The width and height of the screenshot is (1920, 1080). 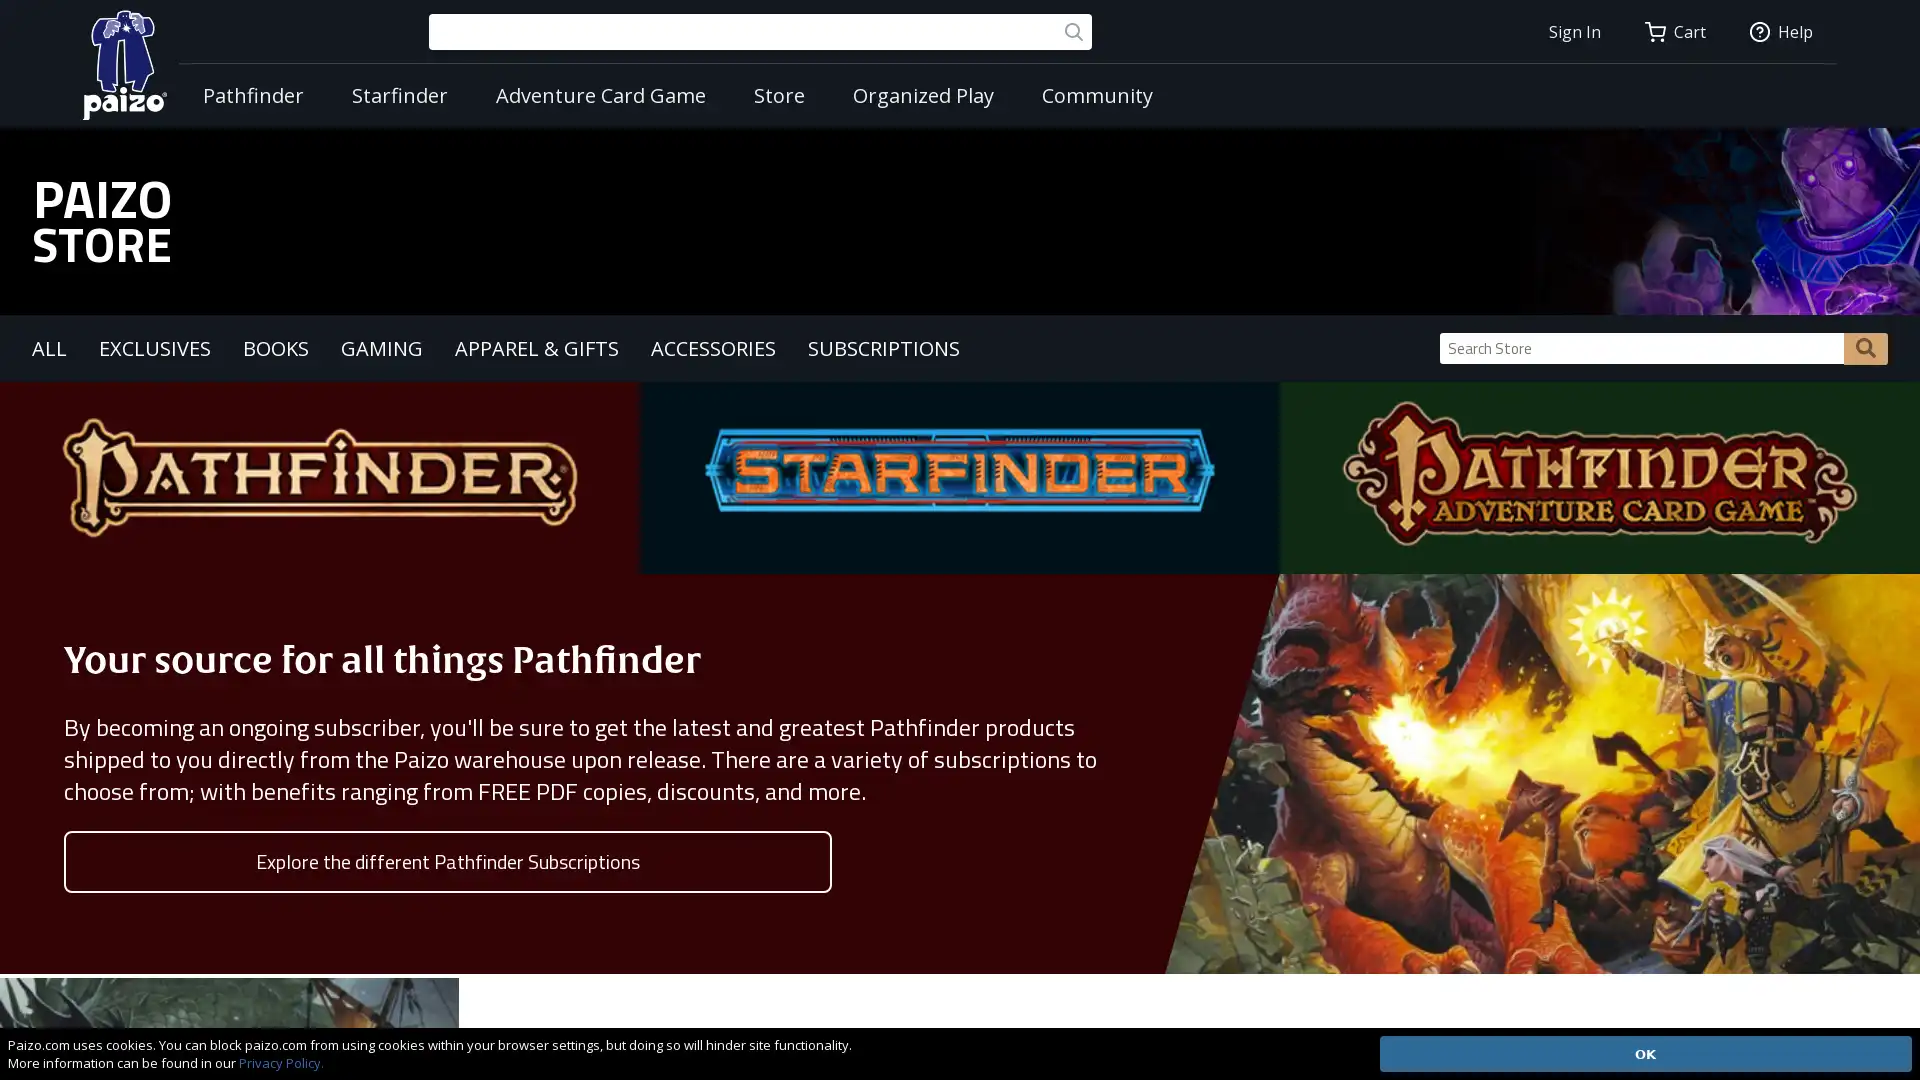 I want to click on Submit, so click(x=1865, y=346).